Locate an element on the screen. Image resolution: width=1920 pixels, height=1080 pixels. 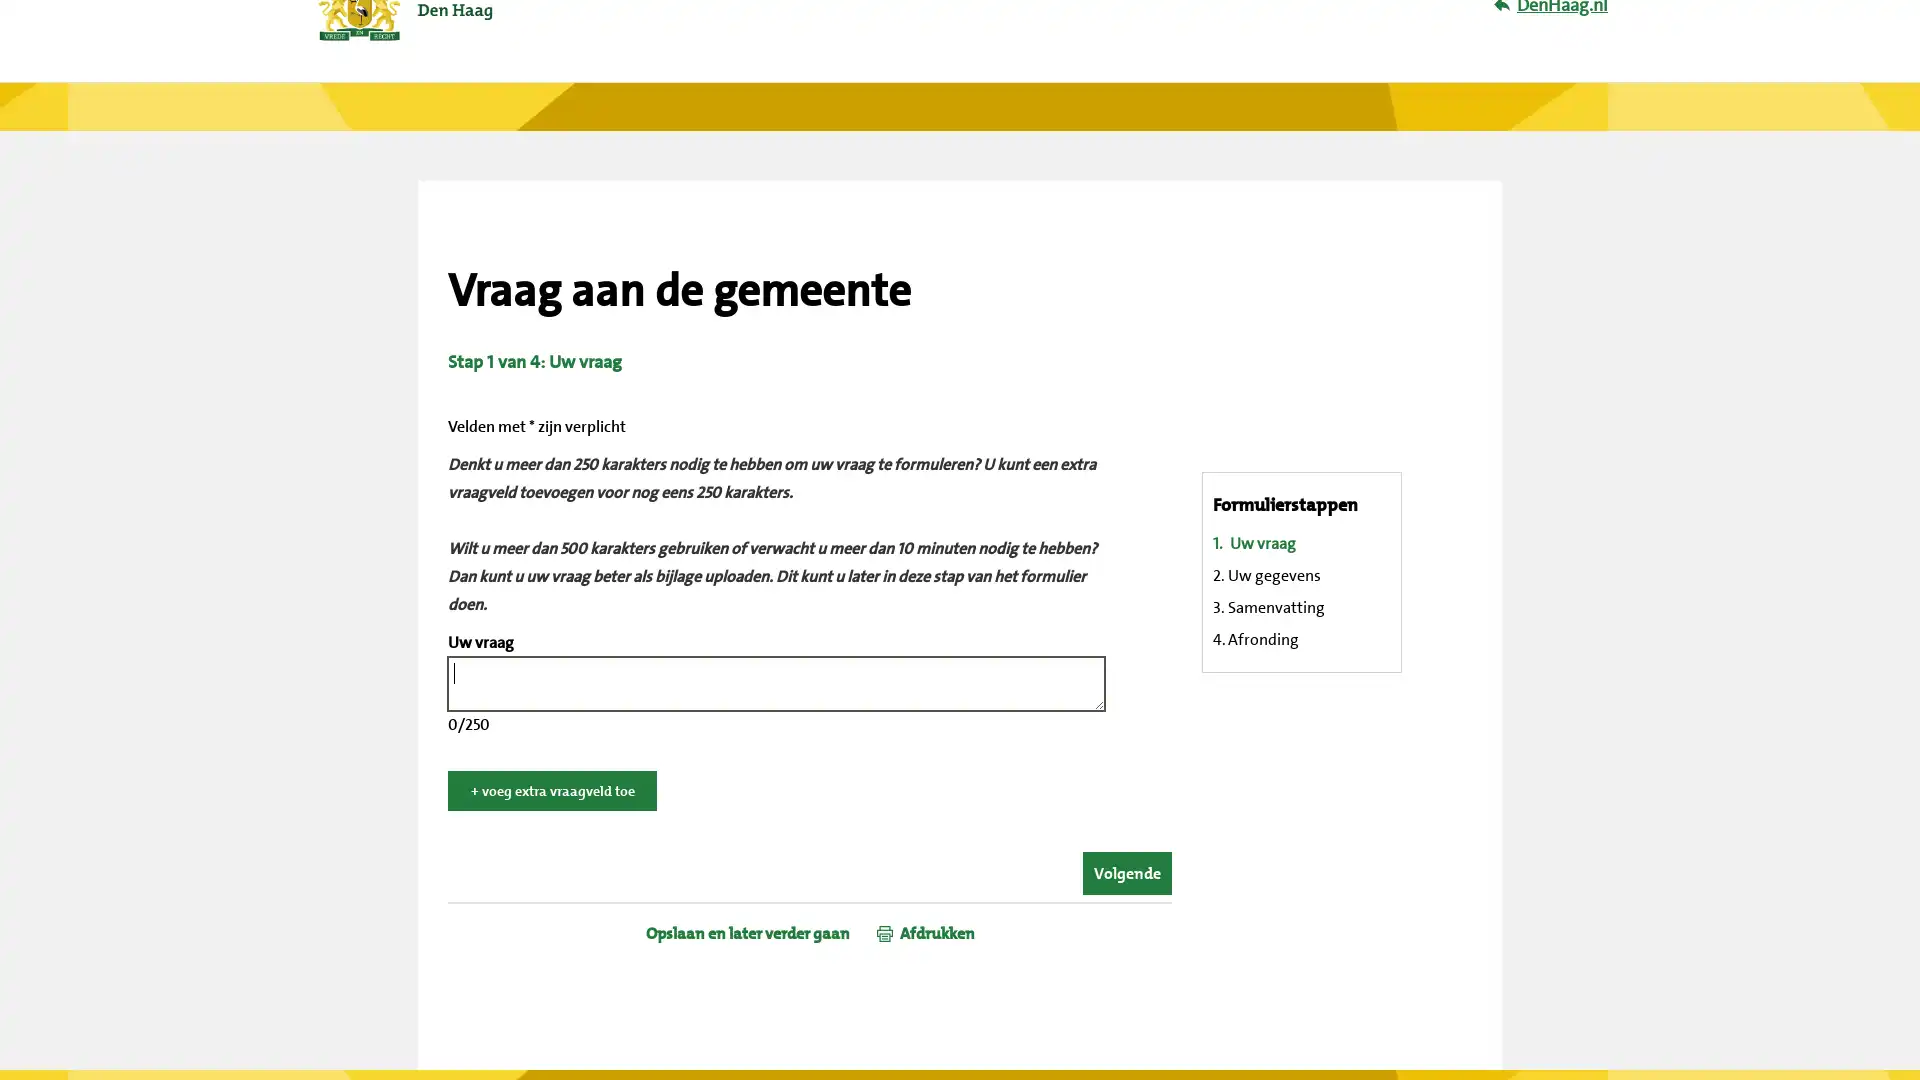
+ voeg extra vraagveld toe is located at coordinates (552, 789).